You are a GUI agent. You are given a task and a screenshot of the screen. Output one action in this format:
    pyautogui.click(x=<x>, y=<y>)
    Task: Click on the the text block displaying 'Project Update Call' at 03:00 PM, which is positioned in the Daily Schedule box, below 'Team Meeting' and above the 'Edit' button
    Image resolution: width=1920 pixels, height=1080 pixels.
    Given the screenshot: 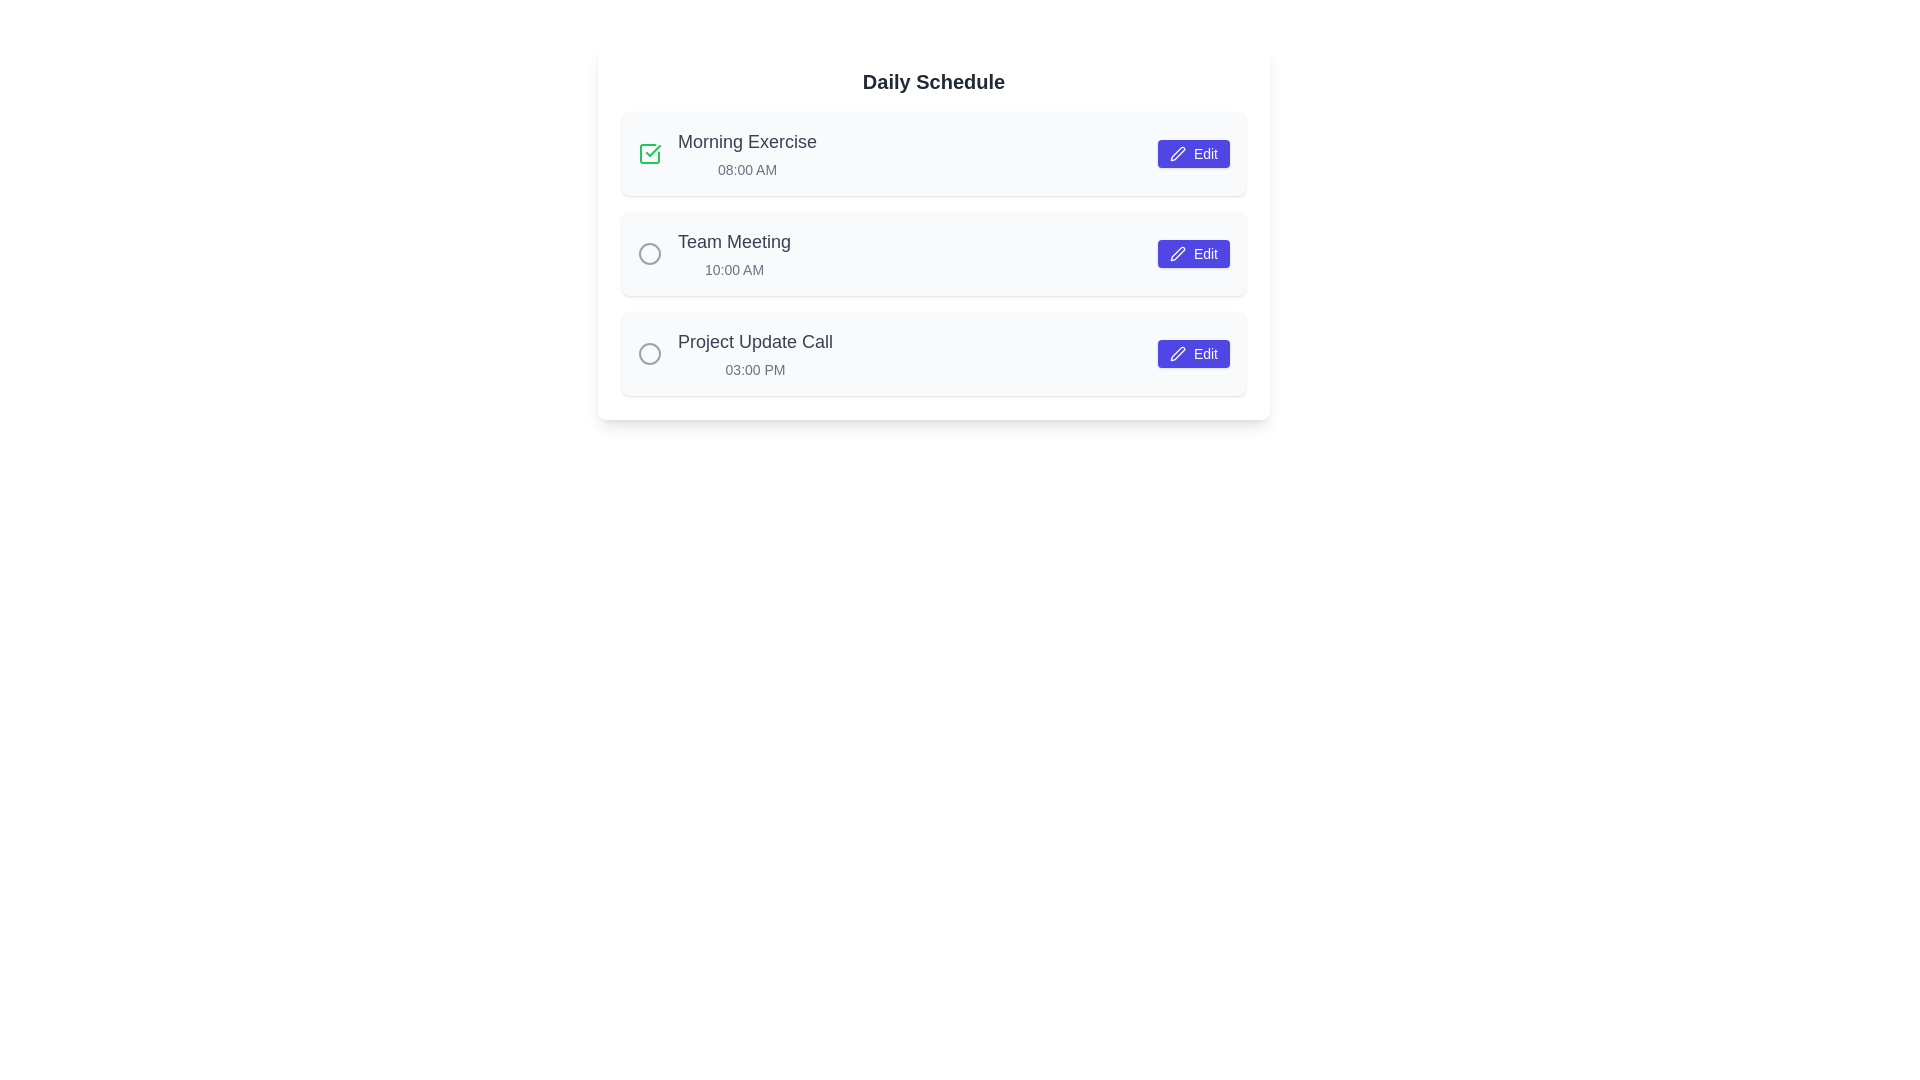 What is the action you would take?
    pyautogui.click(x=754, y=353)
    